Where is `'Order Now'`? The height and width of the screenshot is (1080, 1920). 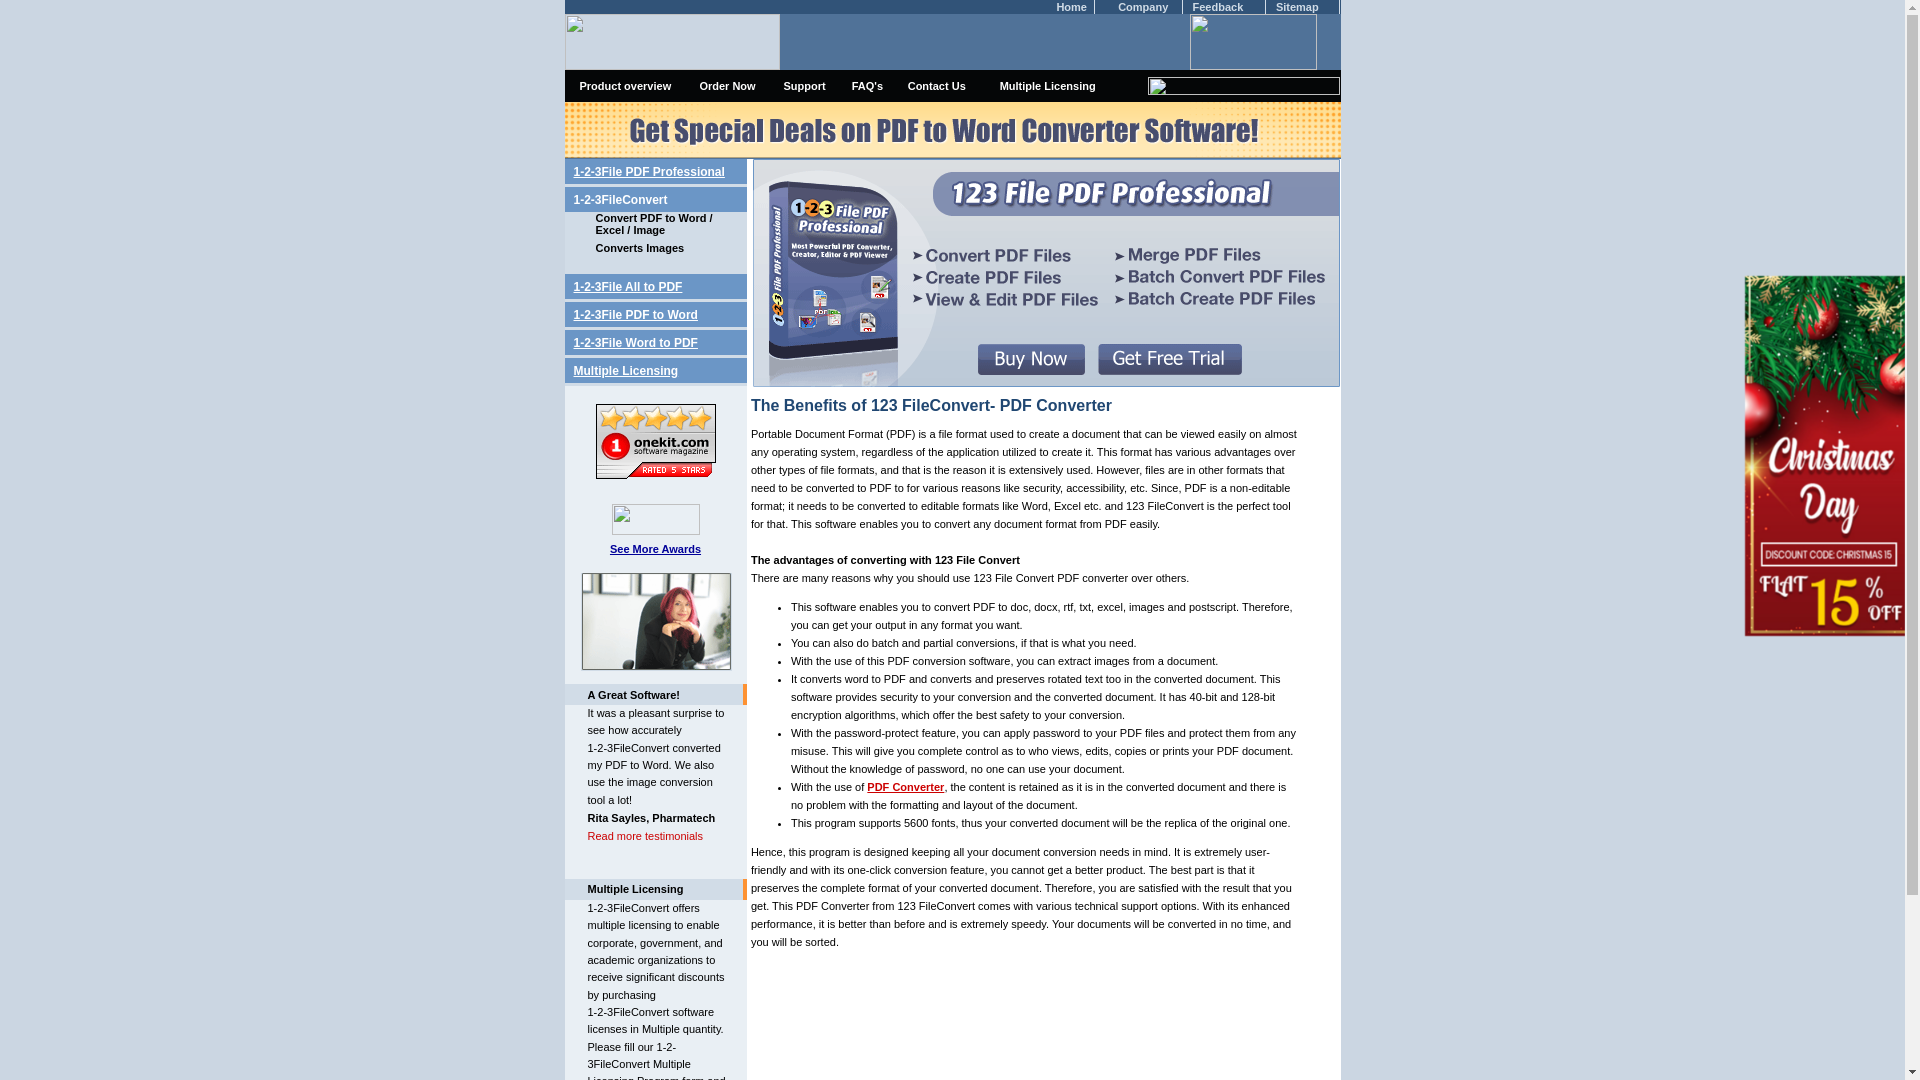
'Order Now' is located at coordinates (725, 84).